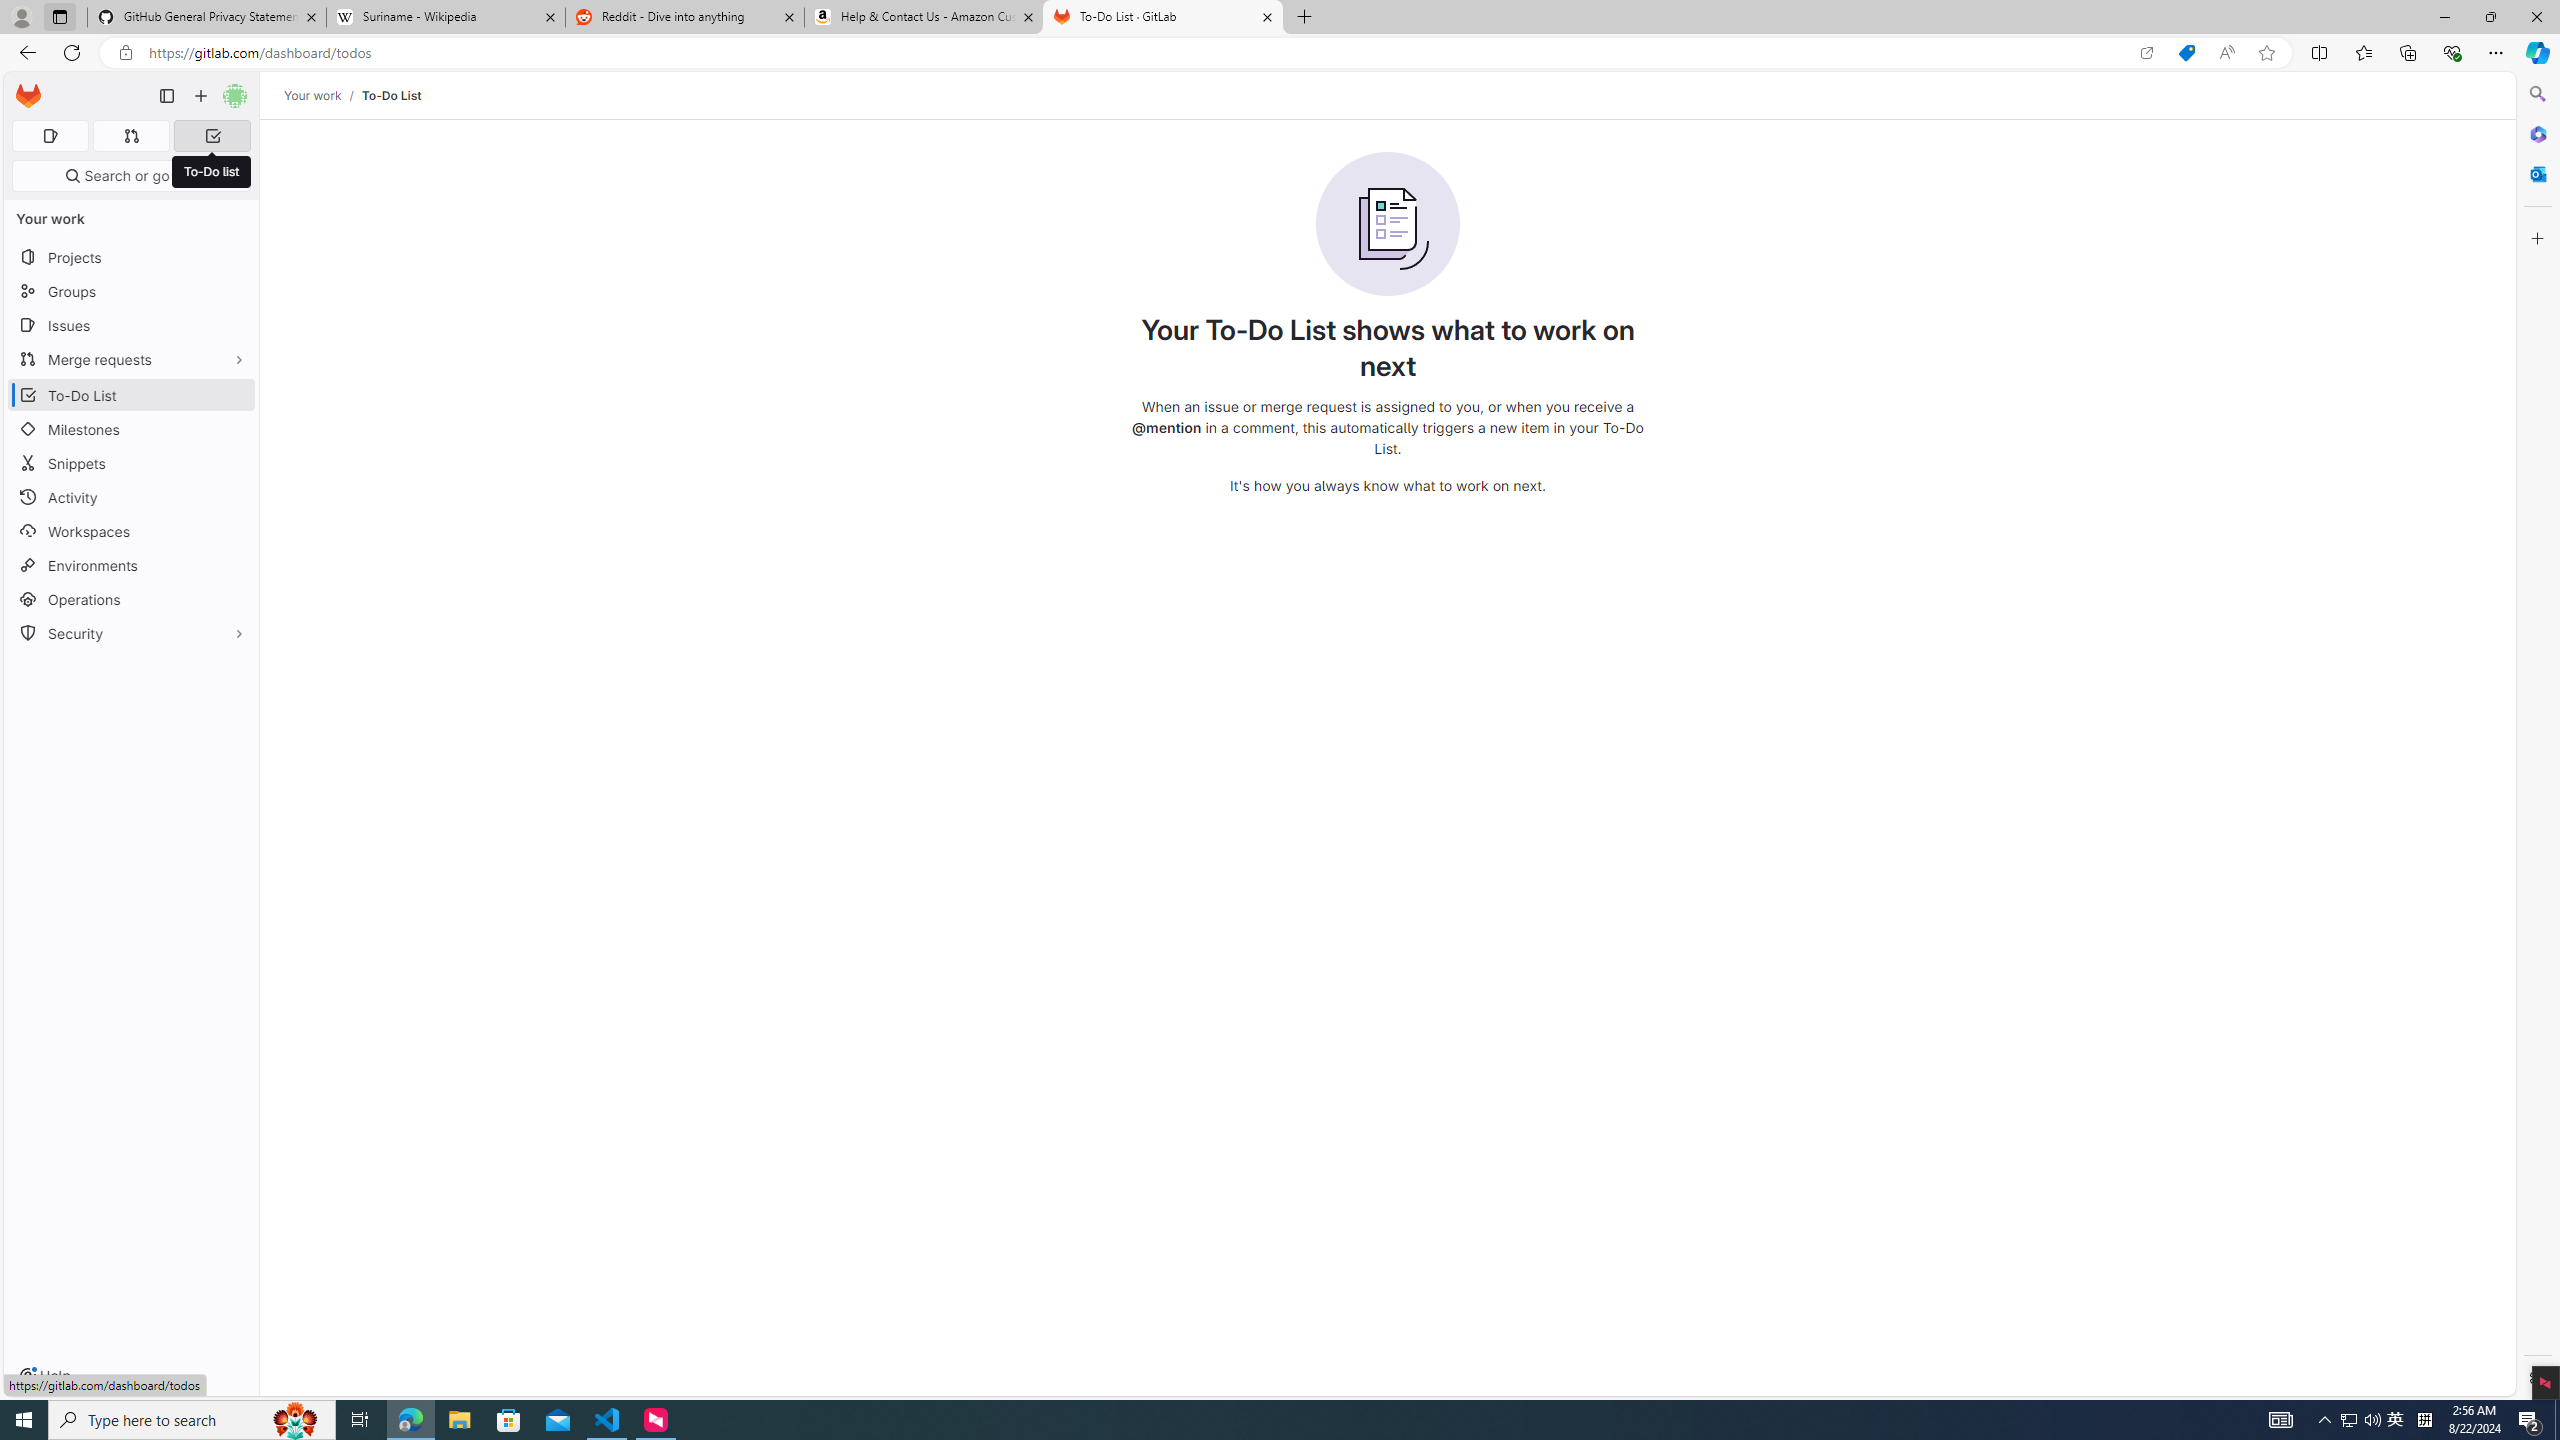 This screenshot has height=1440, width=2560. Describe the element at coordinates (130, 631) in the screenshot. I see `'Security'` at that location.